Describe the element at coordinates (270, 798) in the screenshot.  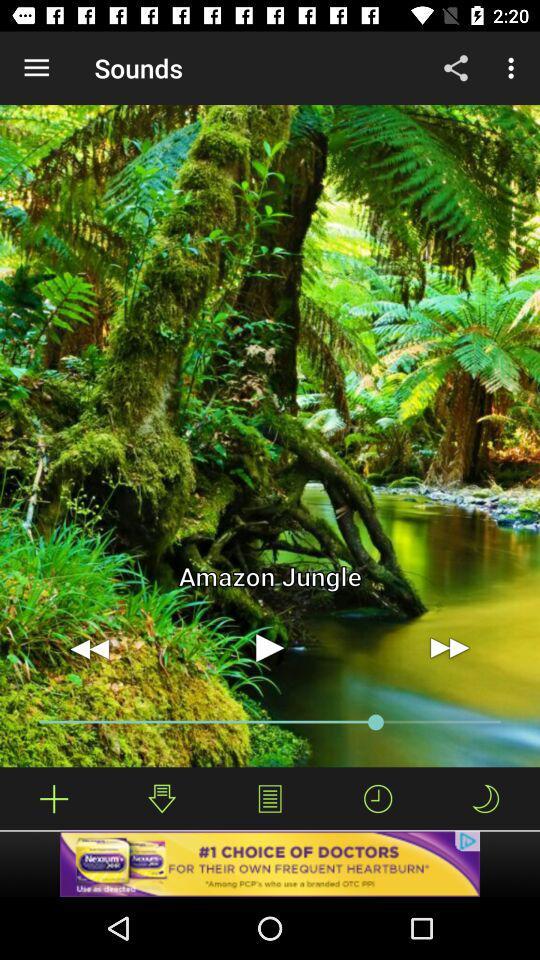
I see `the menu icon` at that location.